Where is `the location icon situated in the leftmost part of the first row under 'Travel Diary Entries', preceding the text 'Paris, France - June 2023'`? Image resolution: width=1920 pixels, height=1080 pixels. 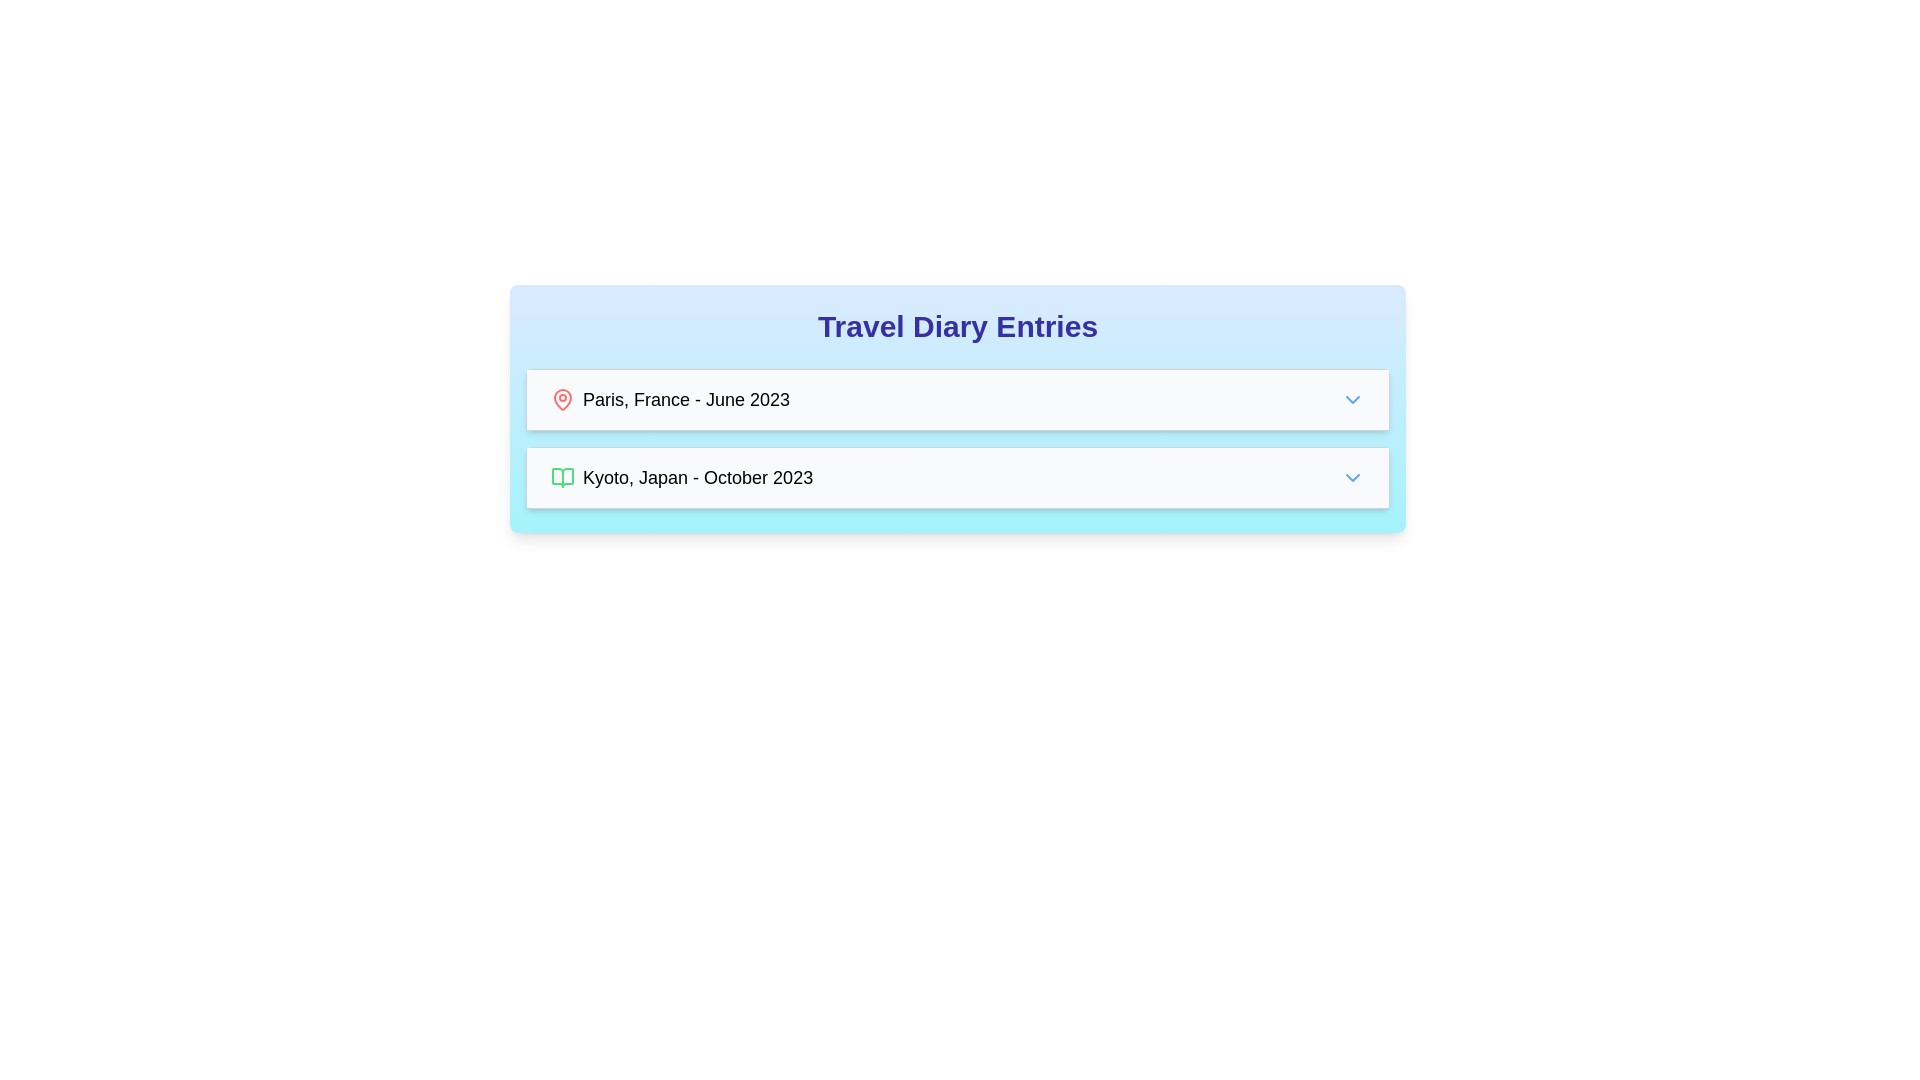 the location icon situated in the leftmost part of the first row under 'Travel Diary Entries', preceding the text 'Paris, France - June 2023' is located at coordinates (561, 398).